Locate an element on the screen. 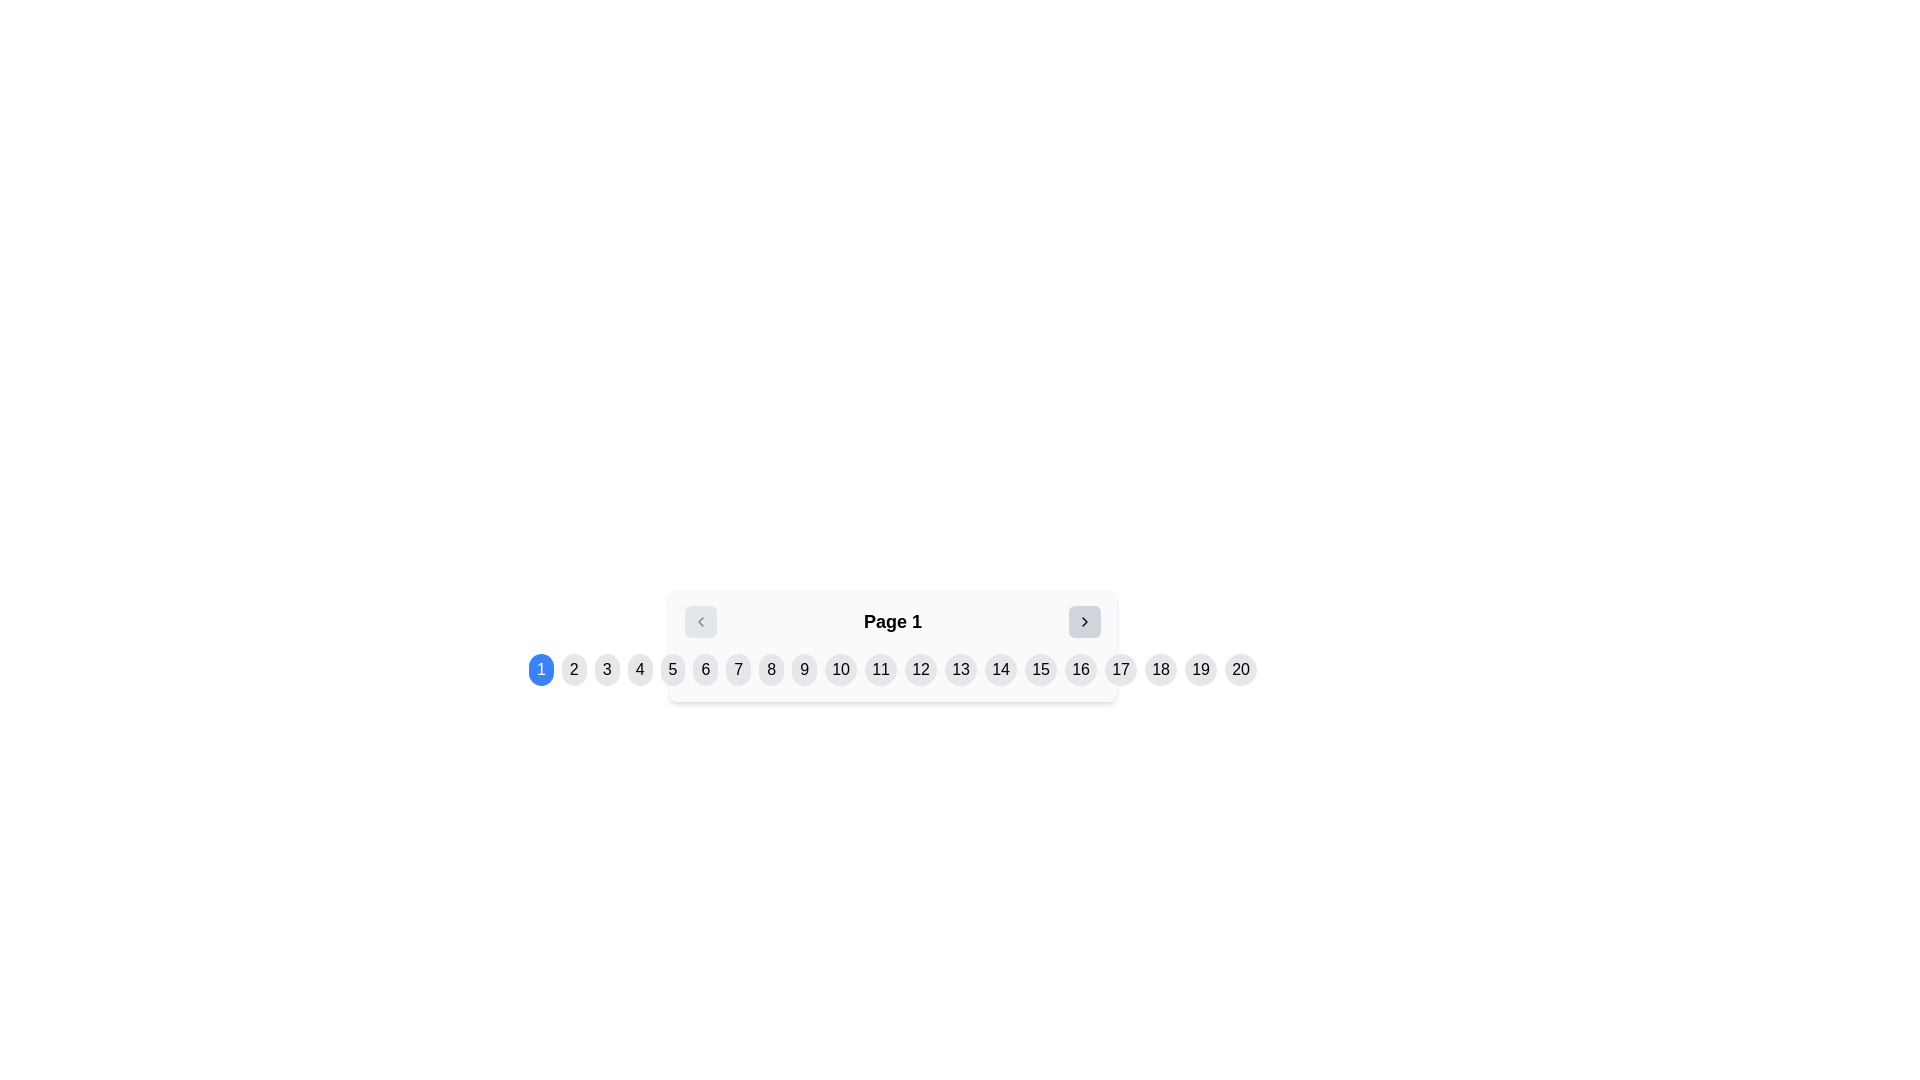 The height and width of the screenshot is (1080, 1920). the chevron icon embedded in the left navigation button is located at coordinates (700, 620).